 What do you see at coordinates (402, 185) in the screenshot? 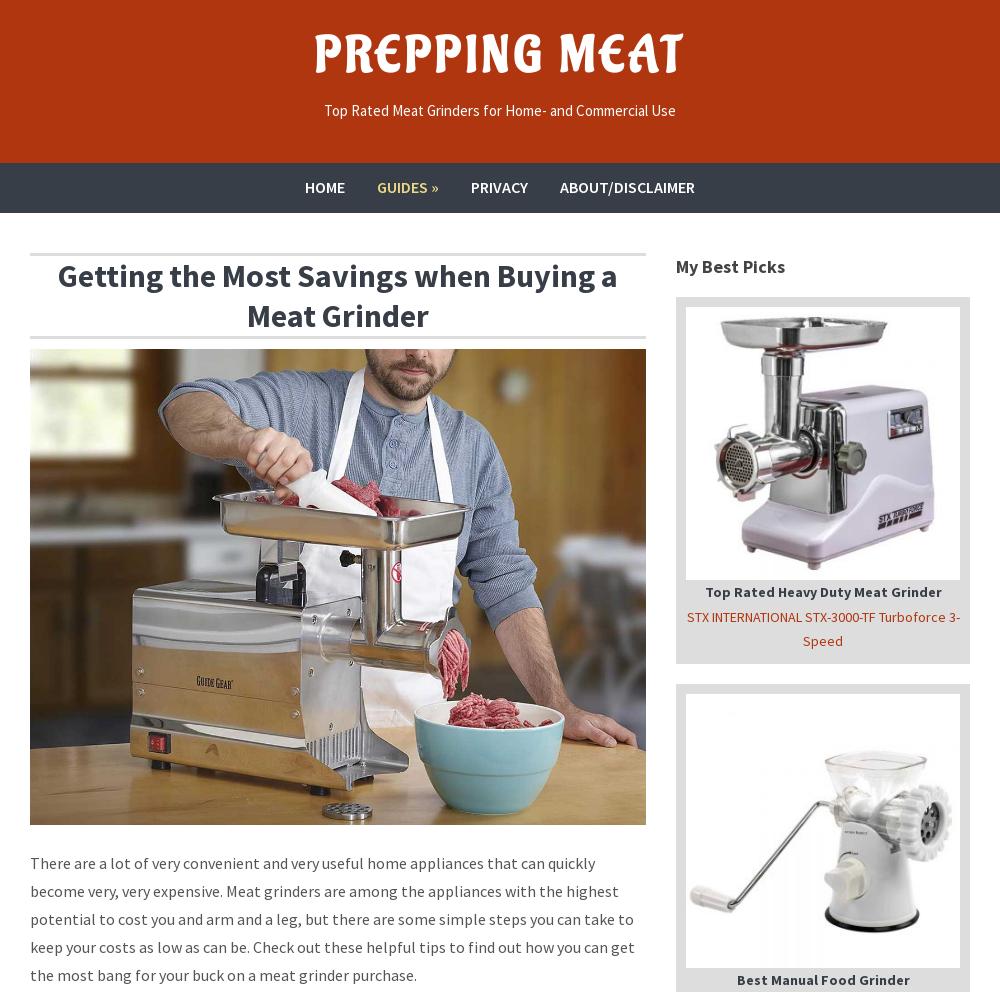
I see `'Guides'` at bounding box center [402, 185].